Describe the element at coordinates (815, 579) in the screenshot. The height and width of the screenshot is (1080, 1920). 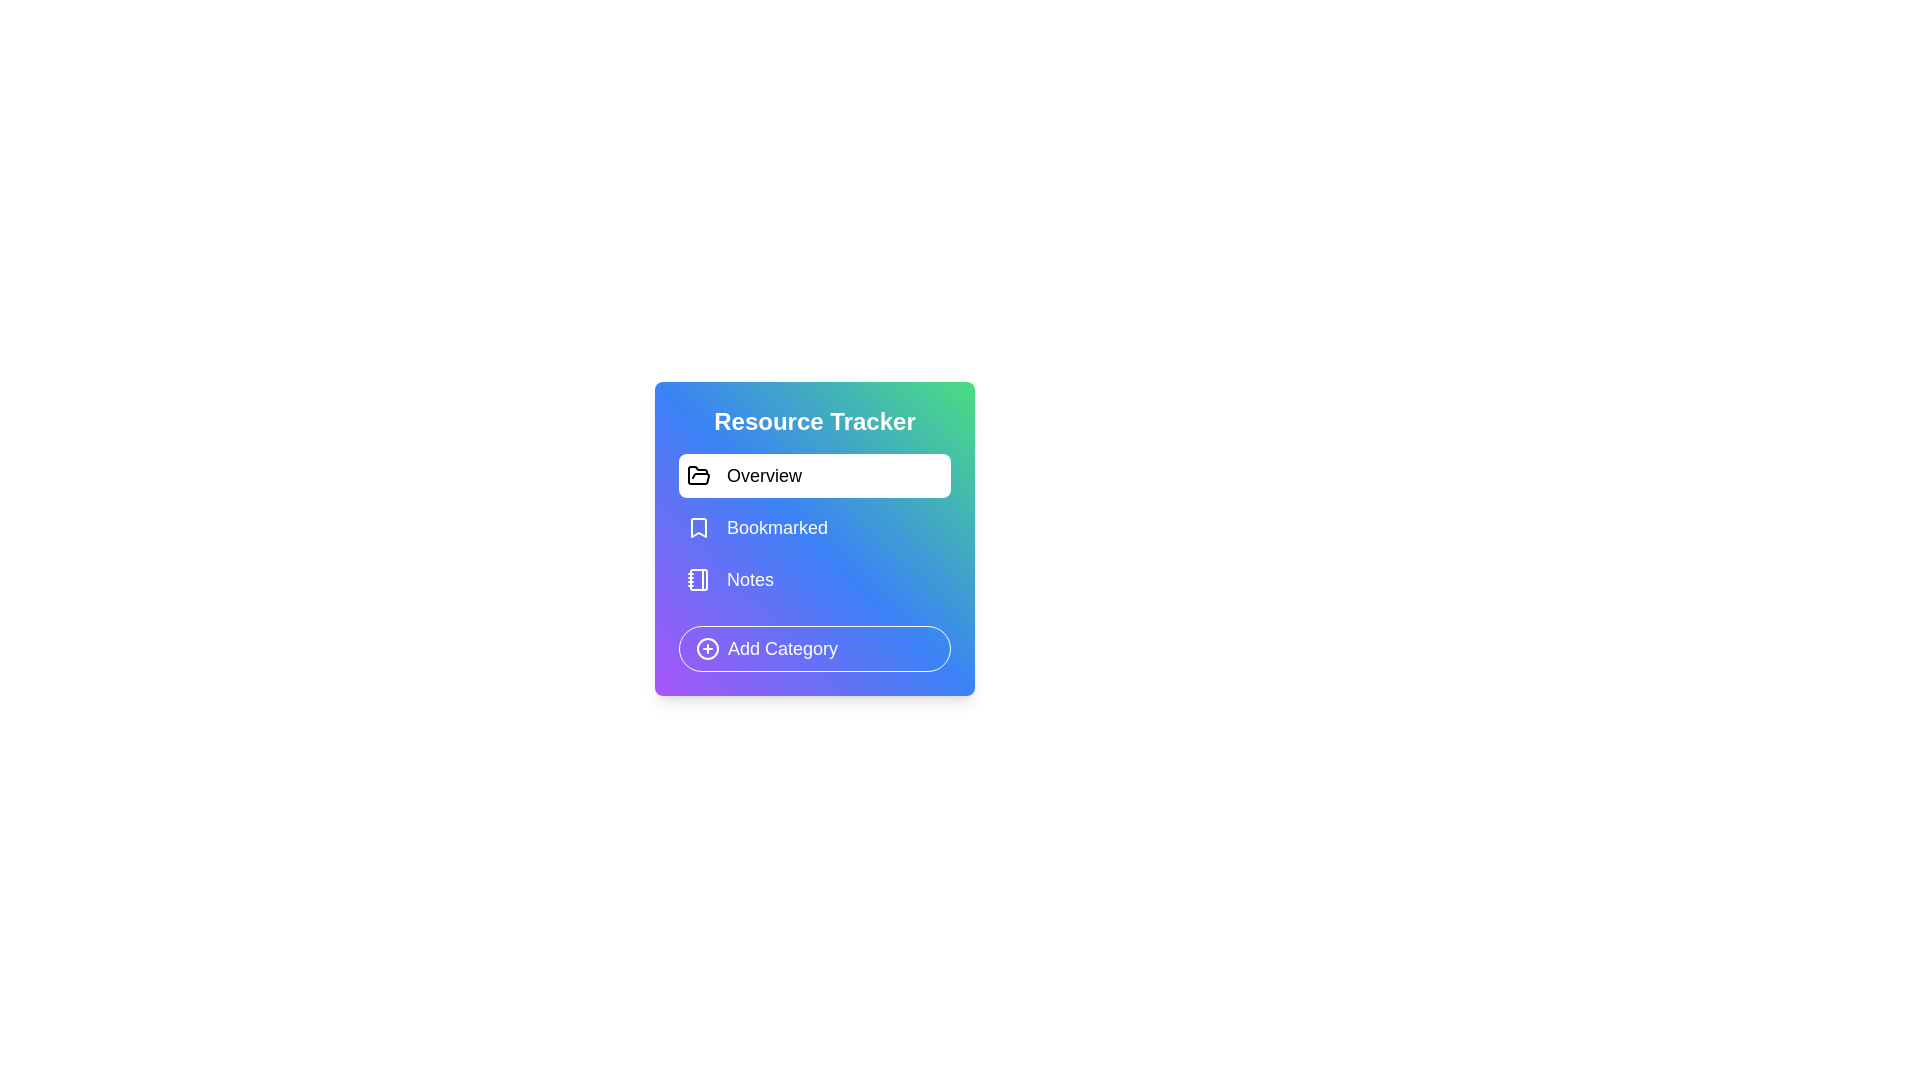
I see `the category Notes from the list` at that location.